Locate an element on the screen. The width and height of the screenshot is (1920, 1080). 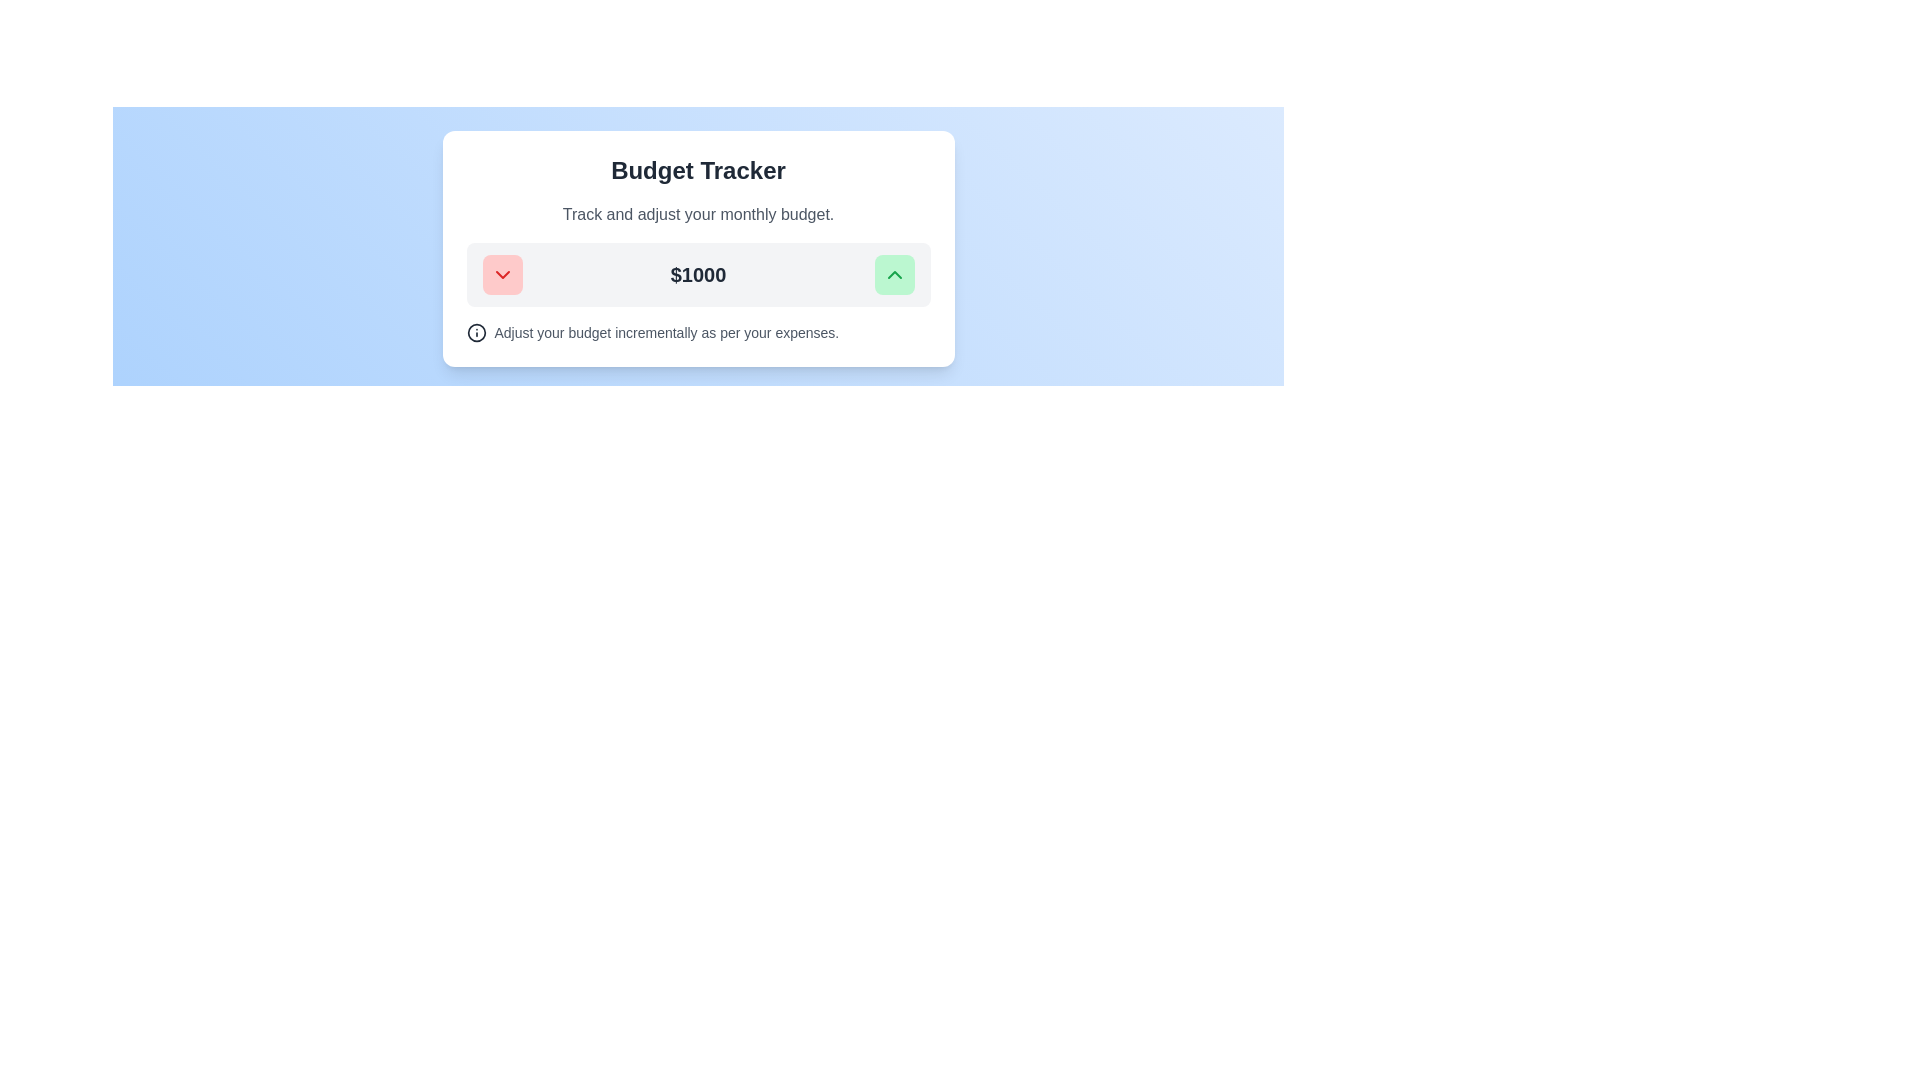
the information icon, which is a circular icon with a dark gray outline and a letter 'i' in the center, located in the text section below the monetary value section of the card component is located at coordinates (475, 331).